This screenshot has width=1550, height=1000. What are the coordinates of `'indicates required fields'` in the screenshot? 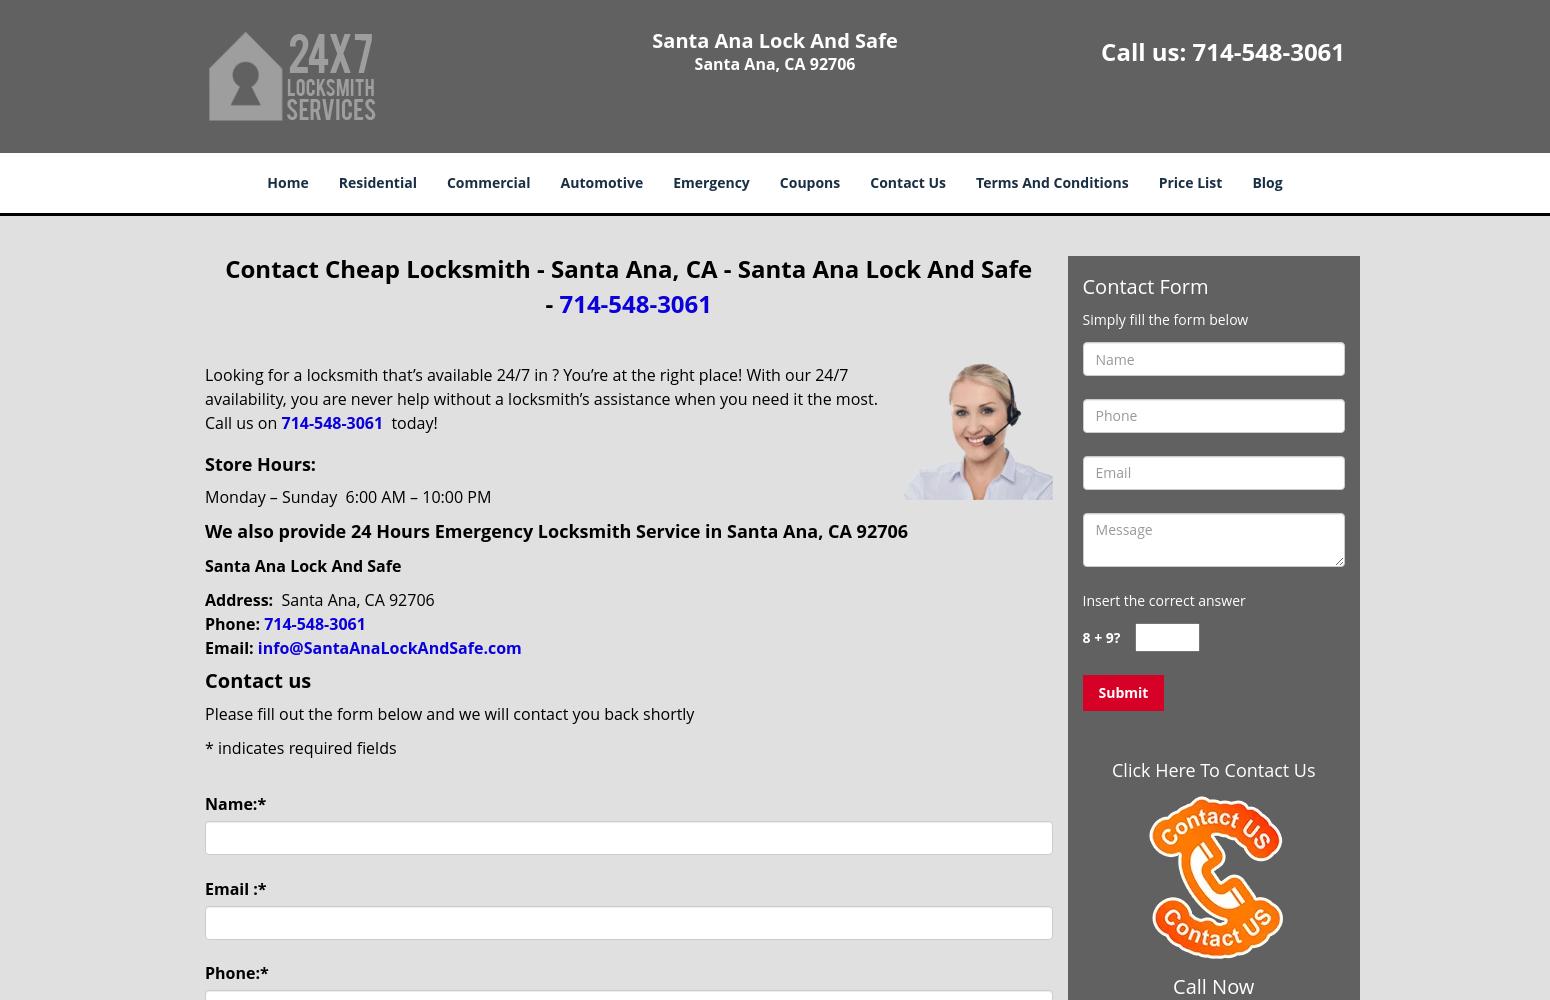 It's located at (304, 747).